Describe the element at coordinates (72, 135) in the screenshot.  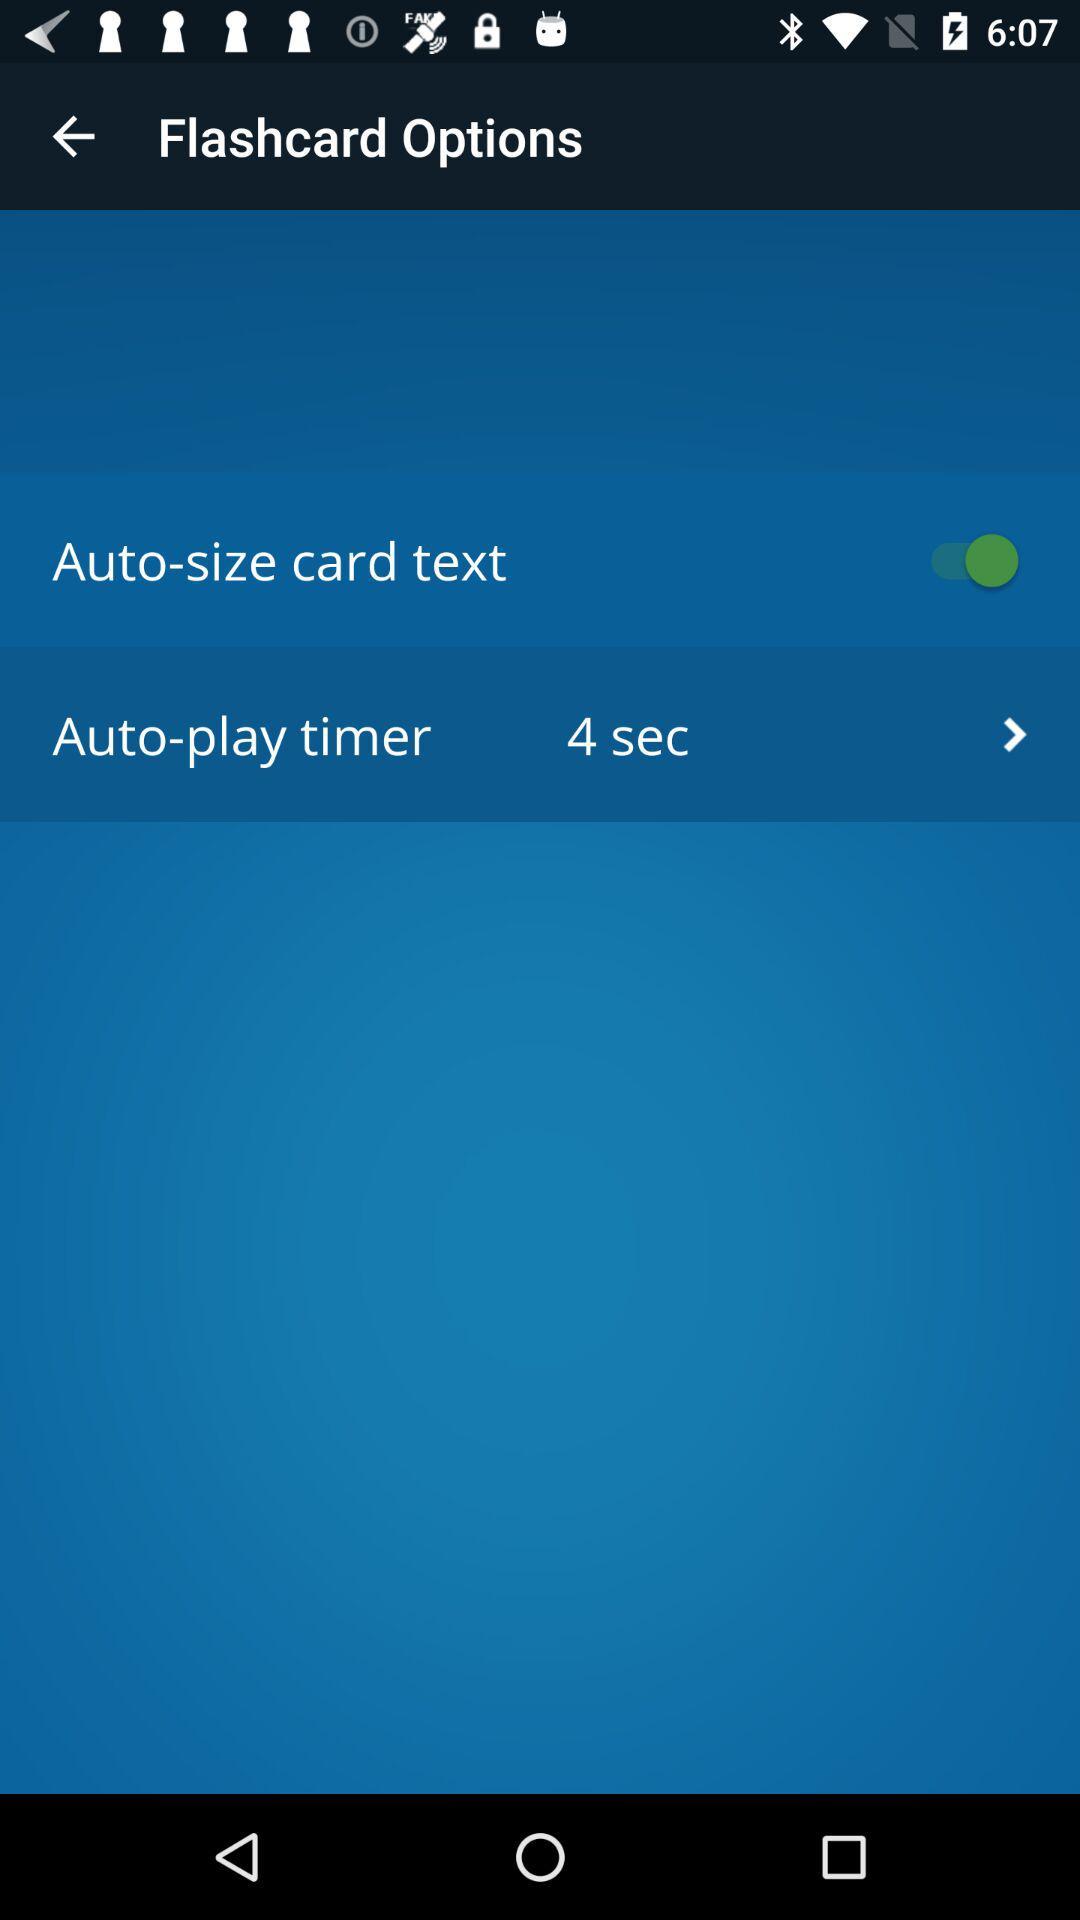
I see `icon to the left of the flashcard options` at that location.